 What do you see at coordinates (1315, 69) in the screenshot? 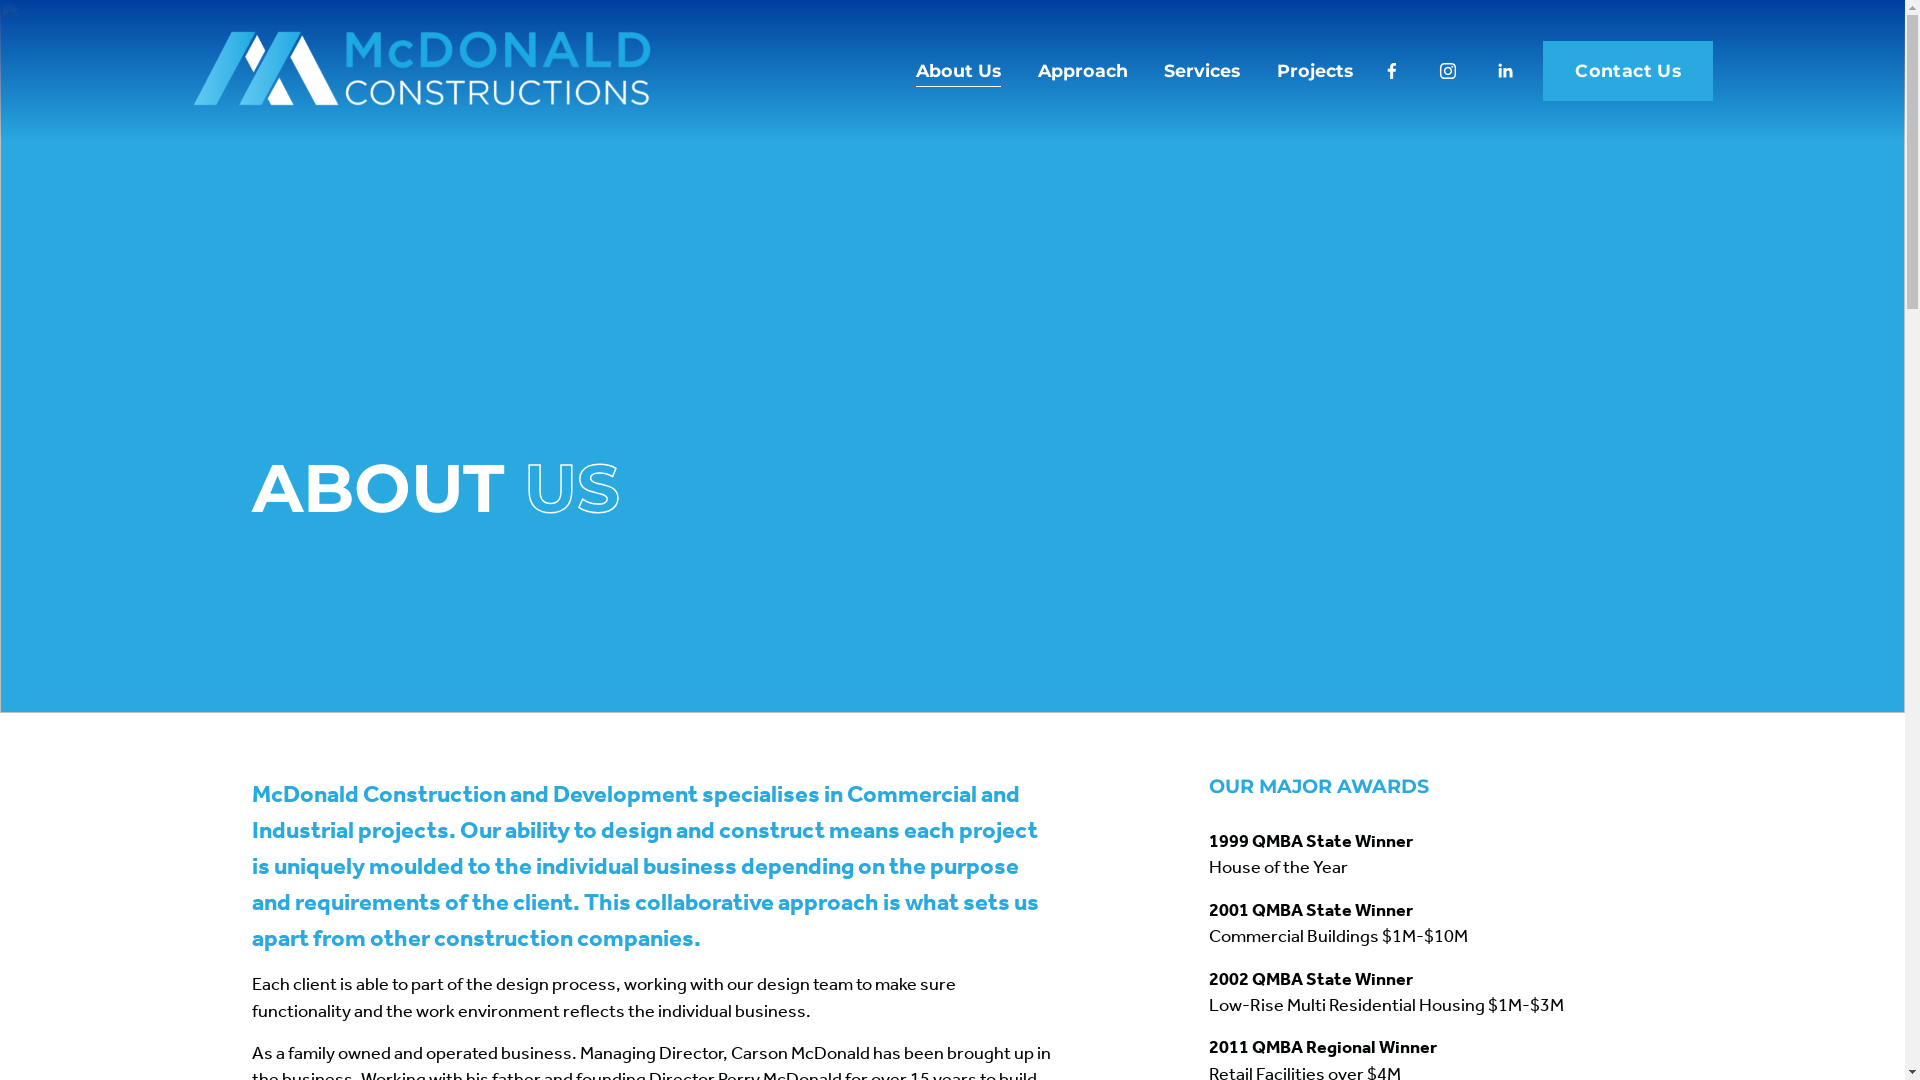
I see `'Projects'` at bounding box center [1315, 69].